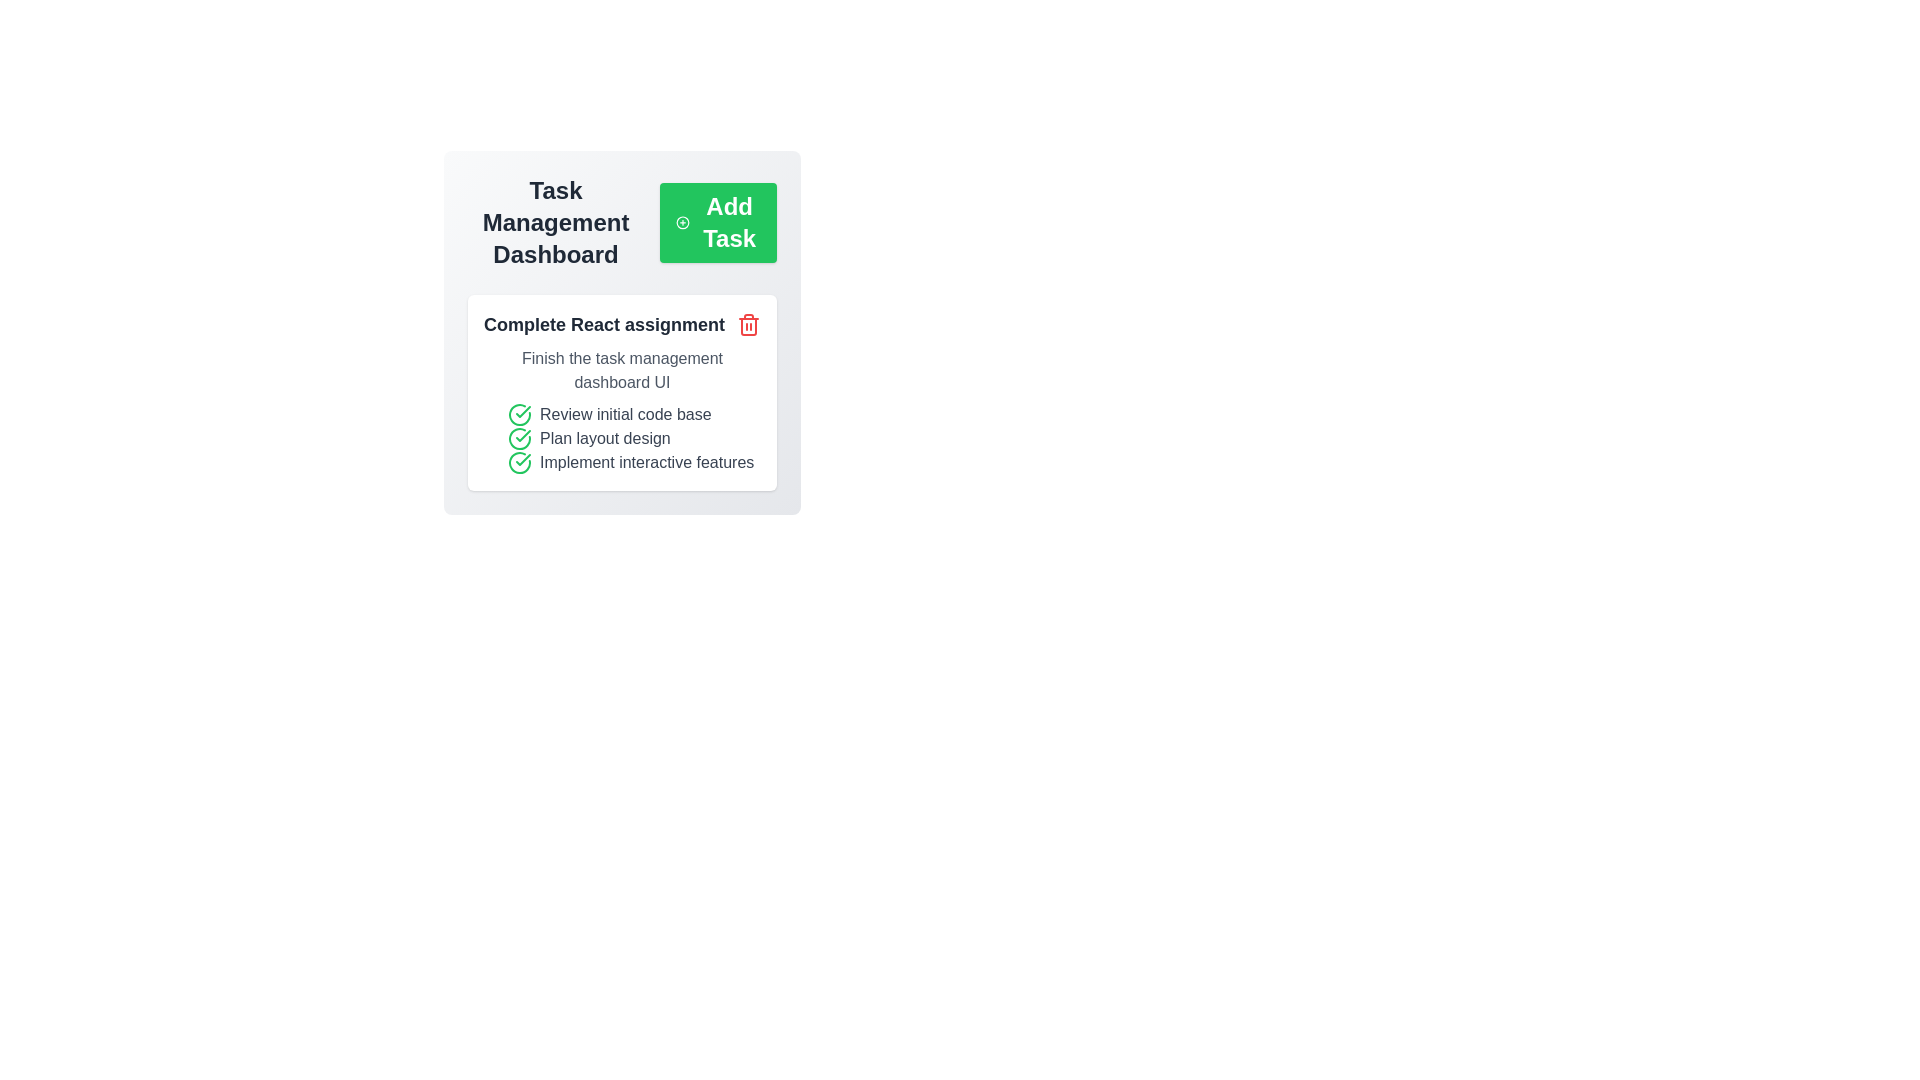  Describe the element at coordinates (519, 462) in the screenshot. I see `the checkmark status icon located to the left of the 'Plan layout design' task in the 'Complete React assignment' section` at that location.